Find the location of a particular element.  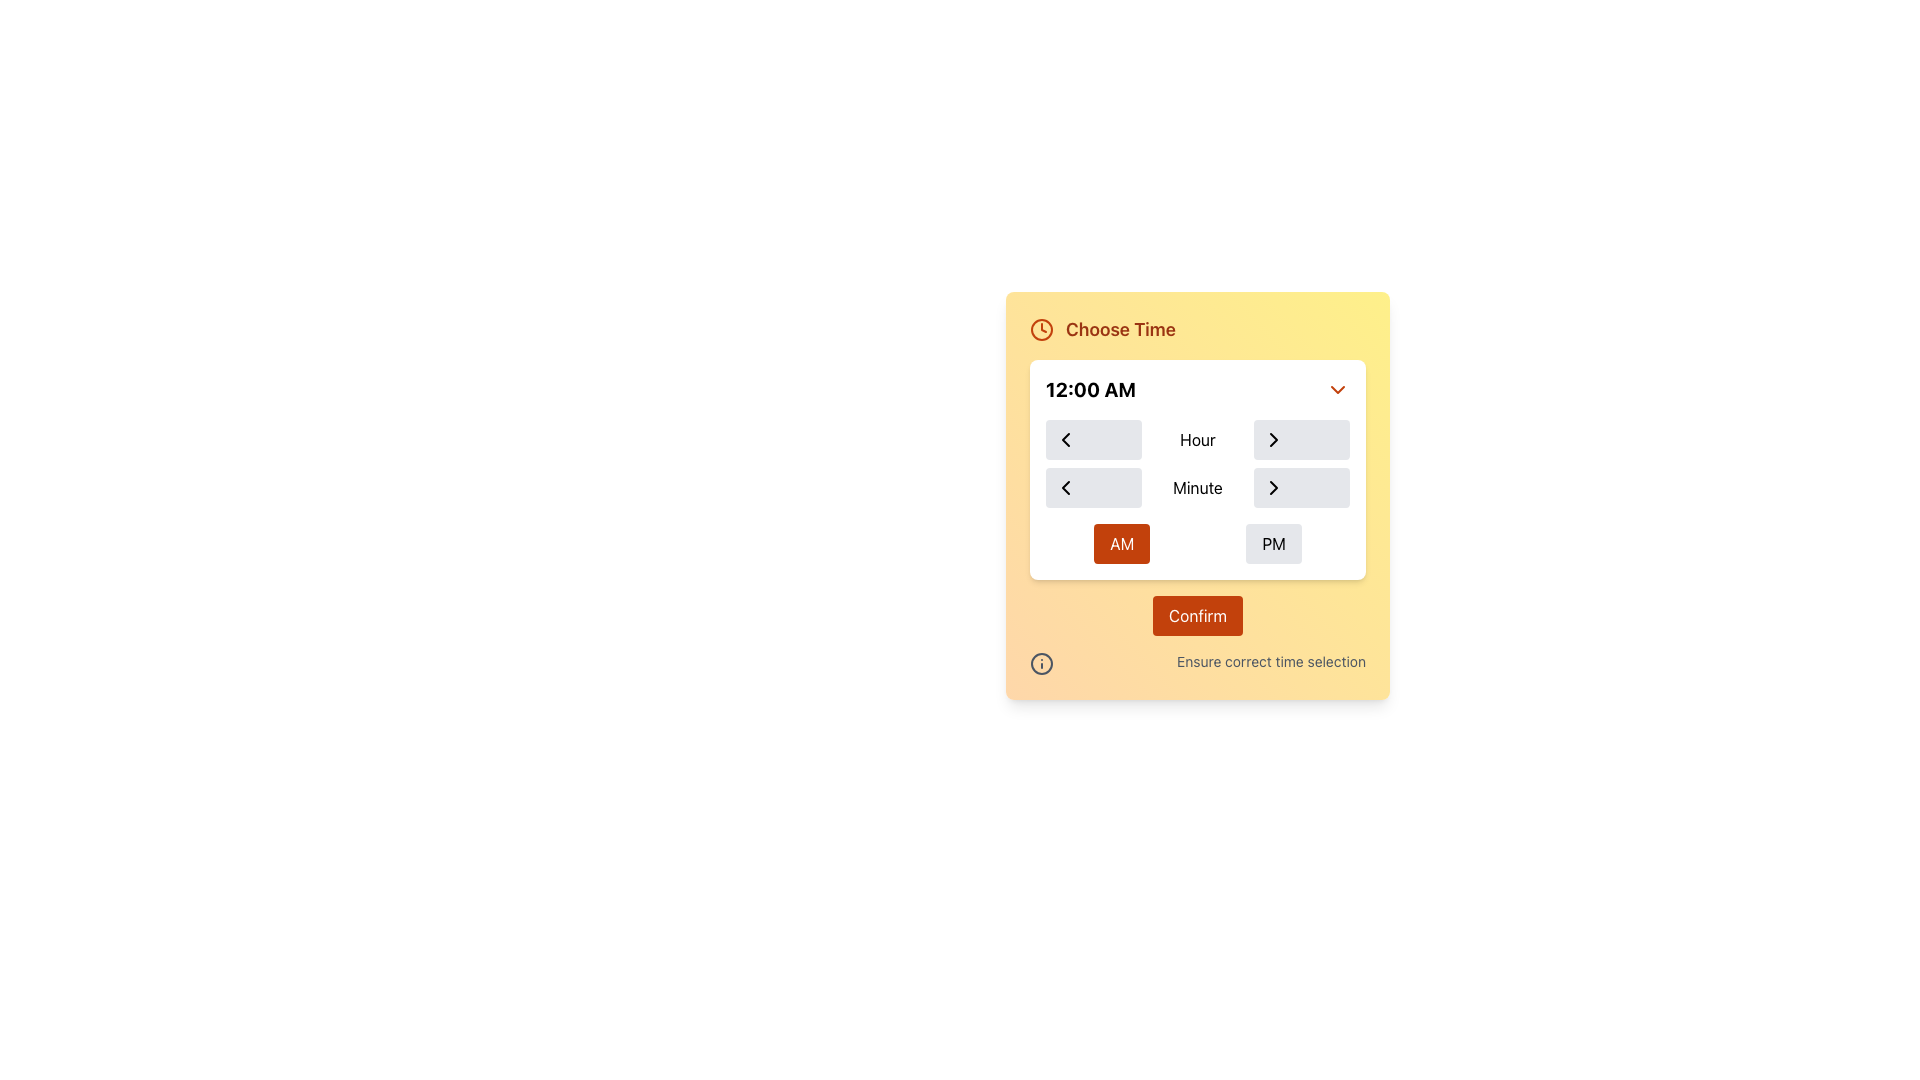

the confirm button located at the bottom of the panel with a yellow background is located at coordinates (1198, 615).